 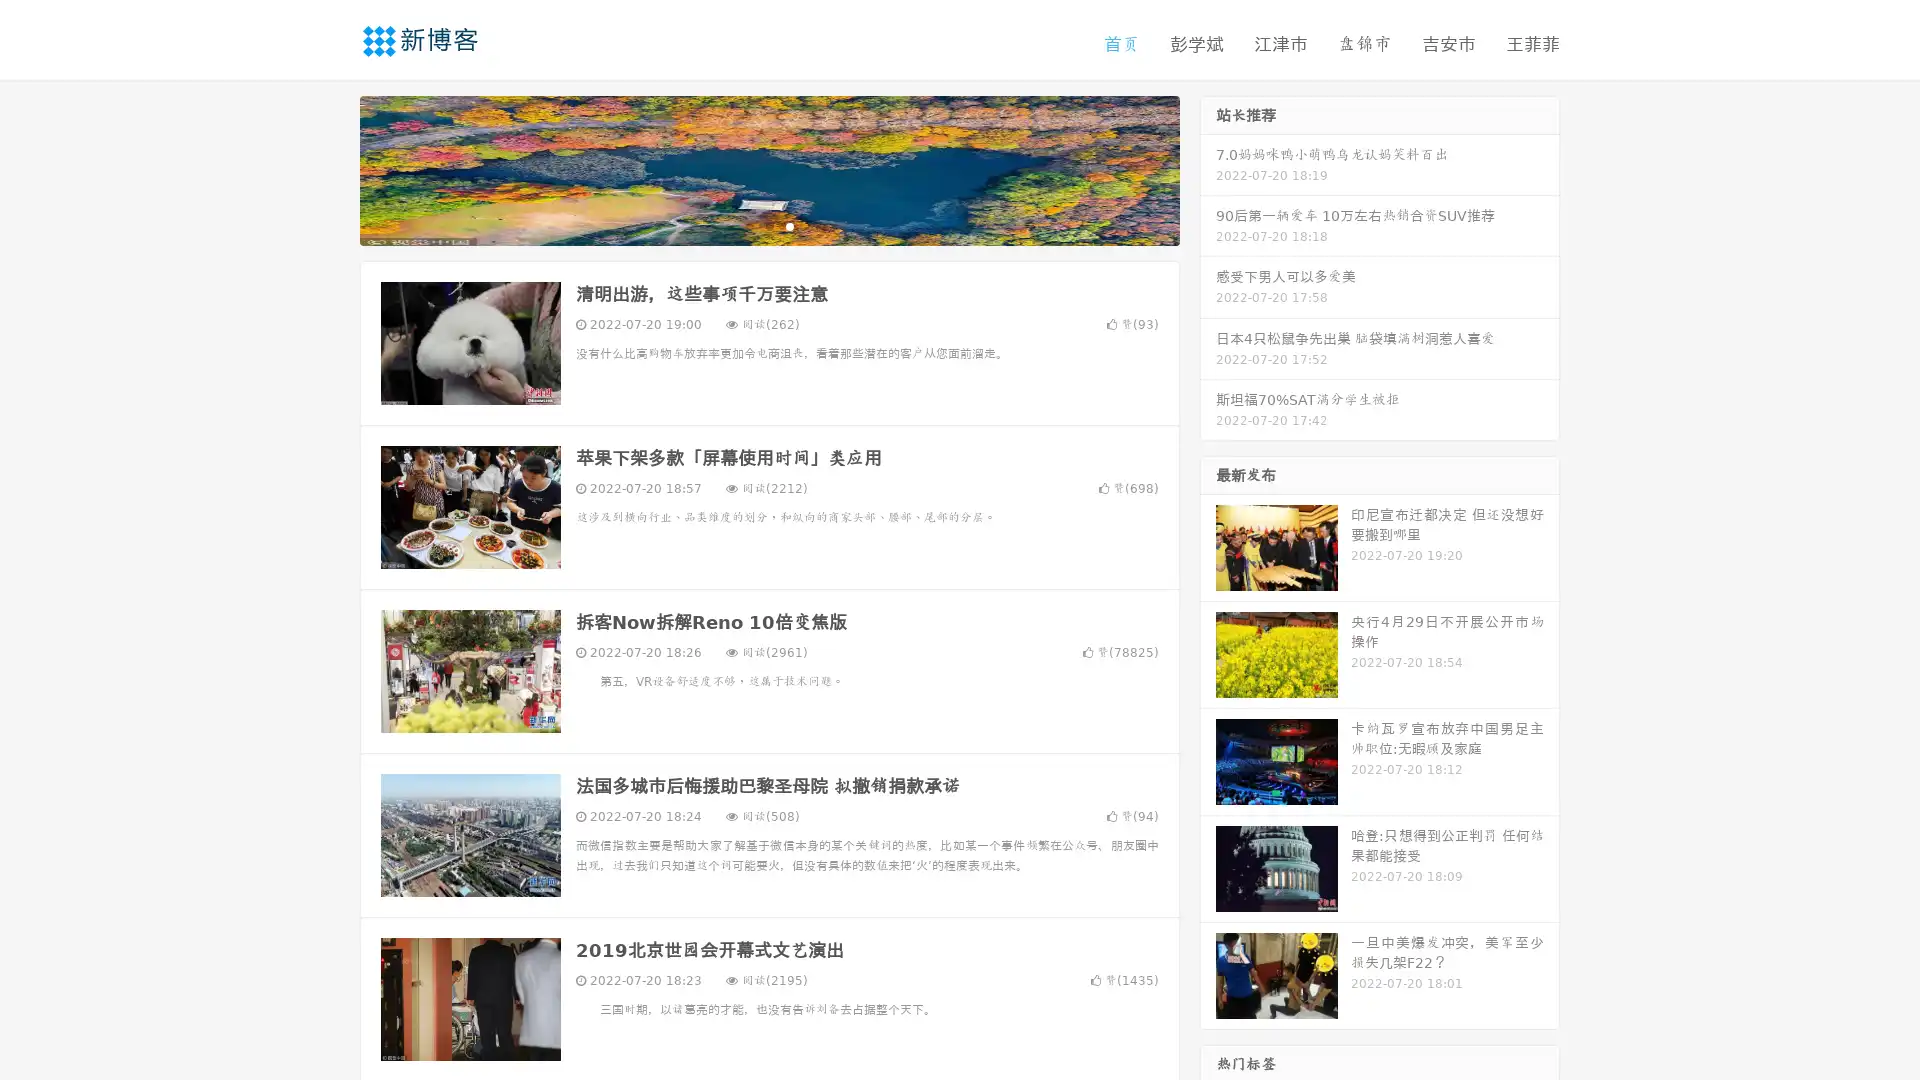 I want to click on Previous slide, so click(x=330, y=168).